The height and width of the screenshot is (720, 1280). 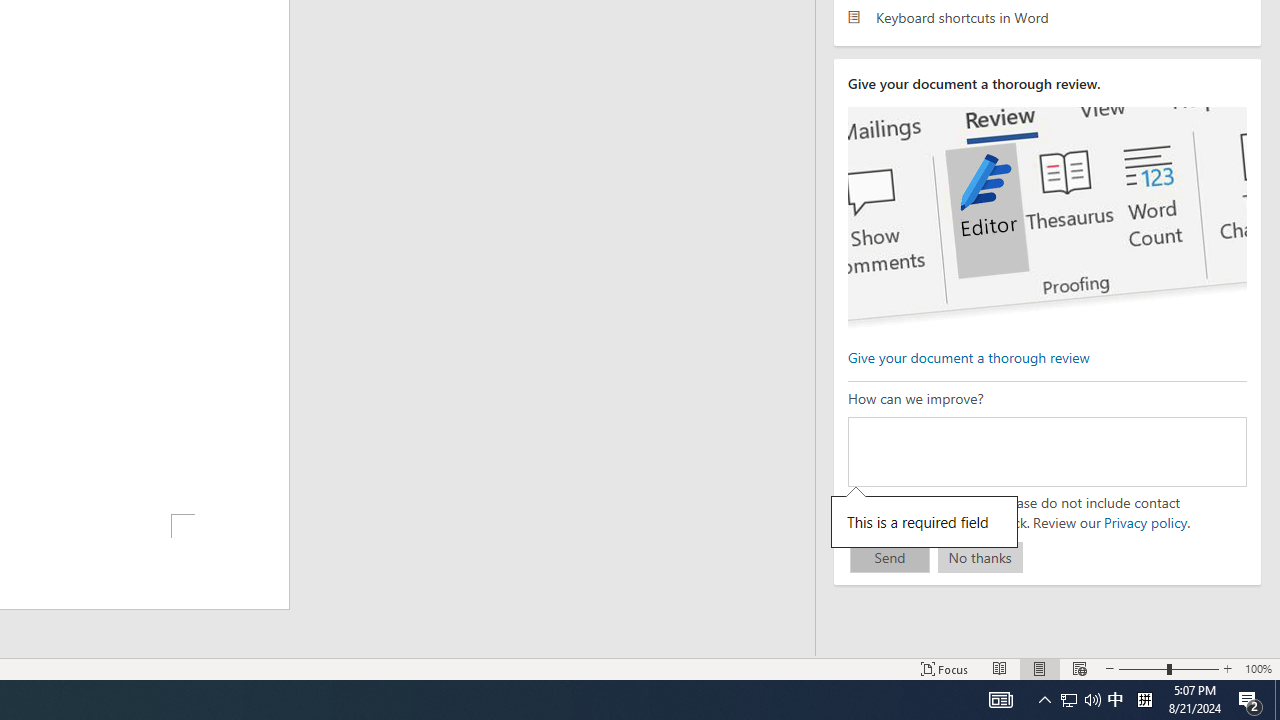 I want to click on 'Privacy policy', so click(x=1144, y=521).